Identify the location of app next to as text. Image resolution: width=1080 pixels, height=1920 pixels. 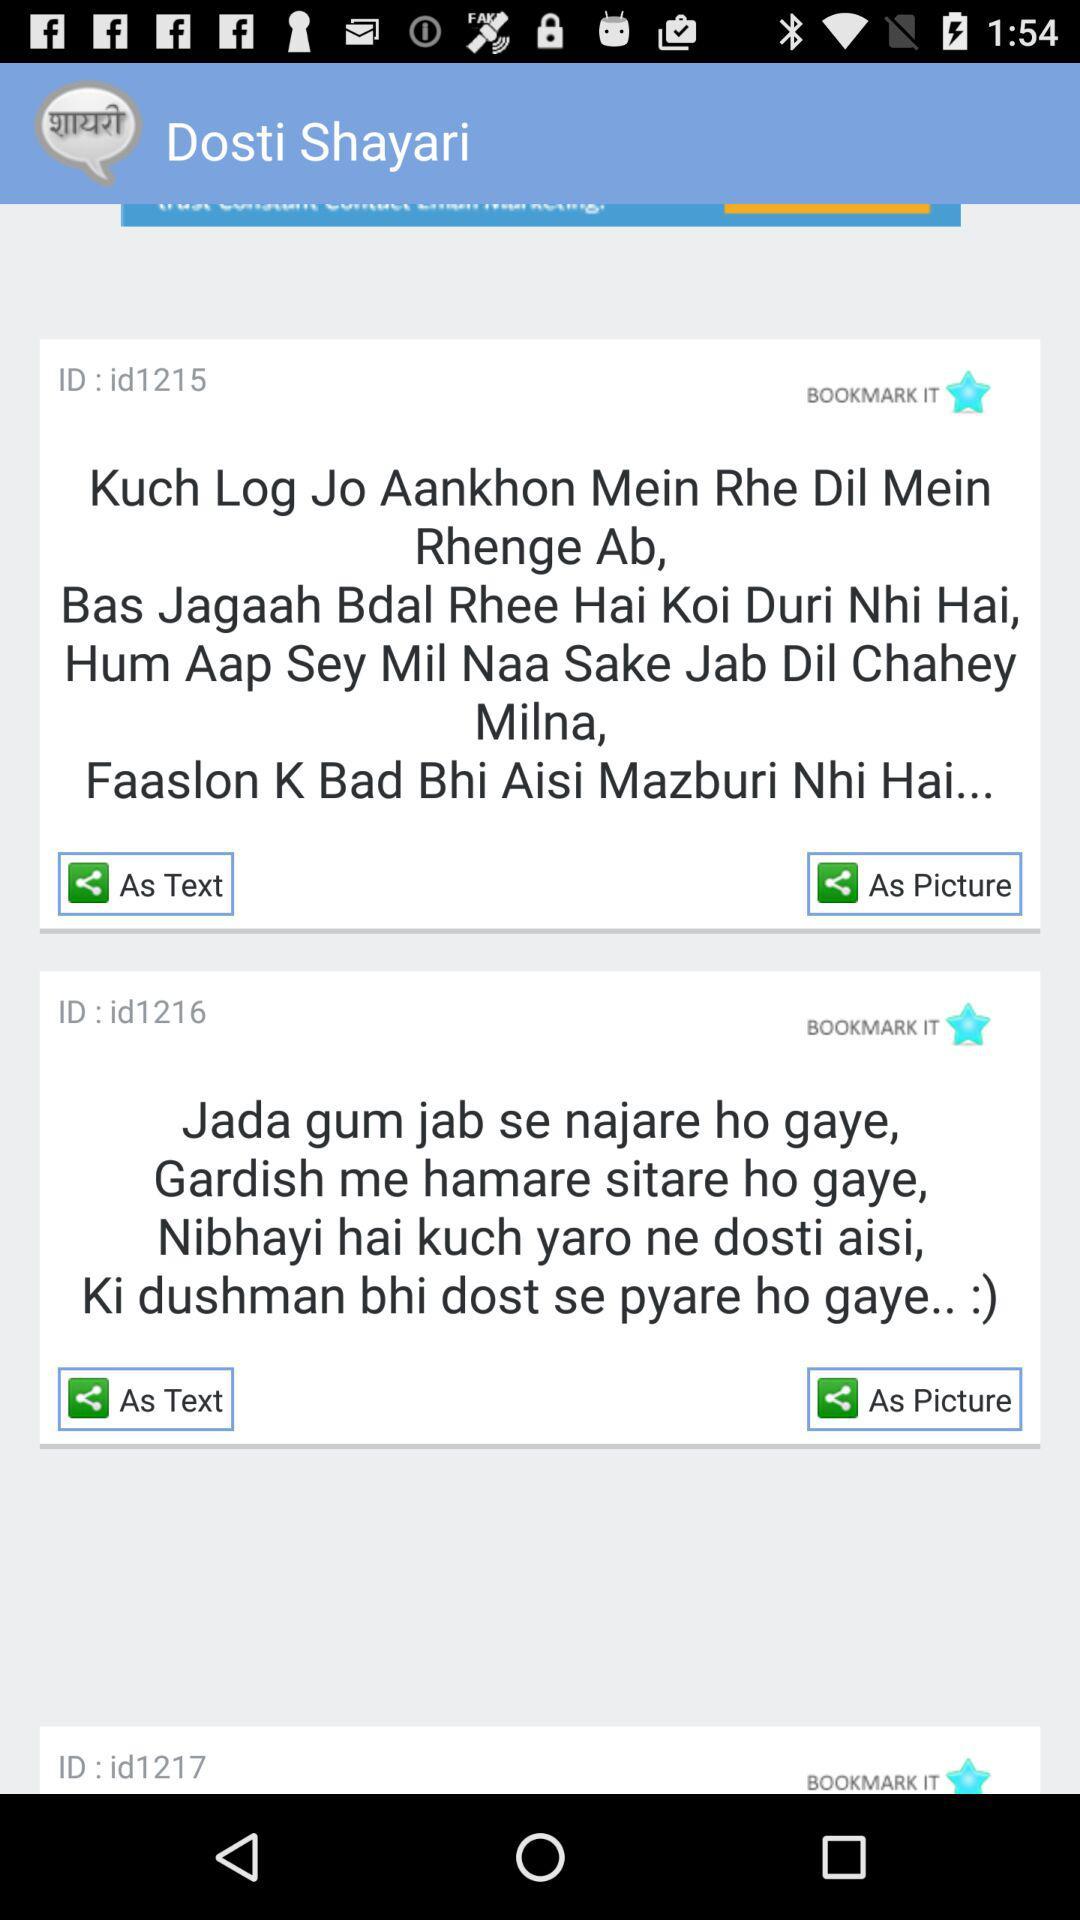
(93, 881).